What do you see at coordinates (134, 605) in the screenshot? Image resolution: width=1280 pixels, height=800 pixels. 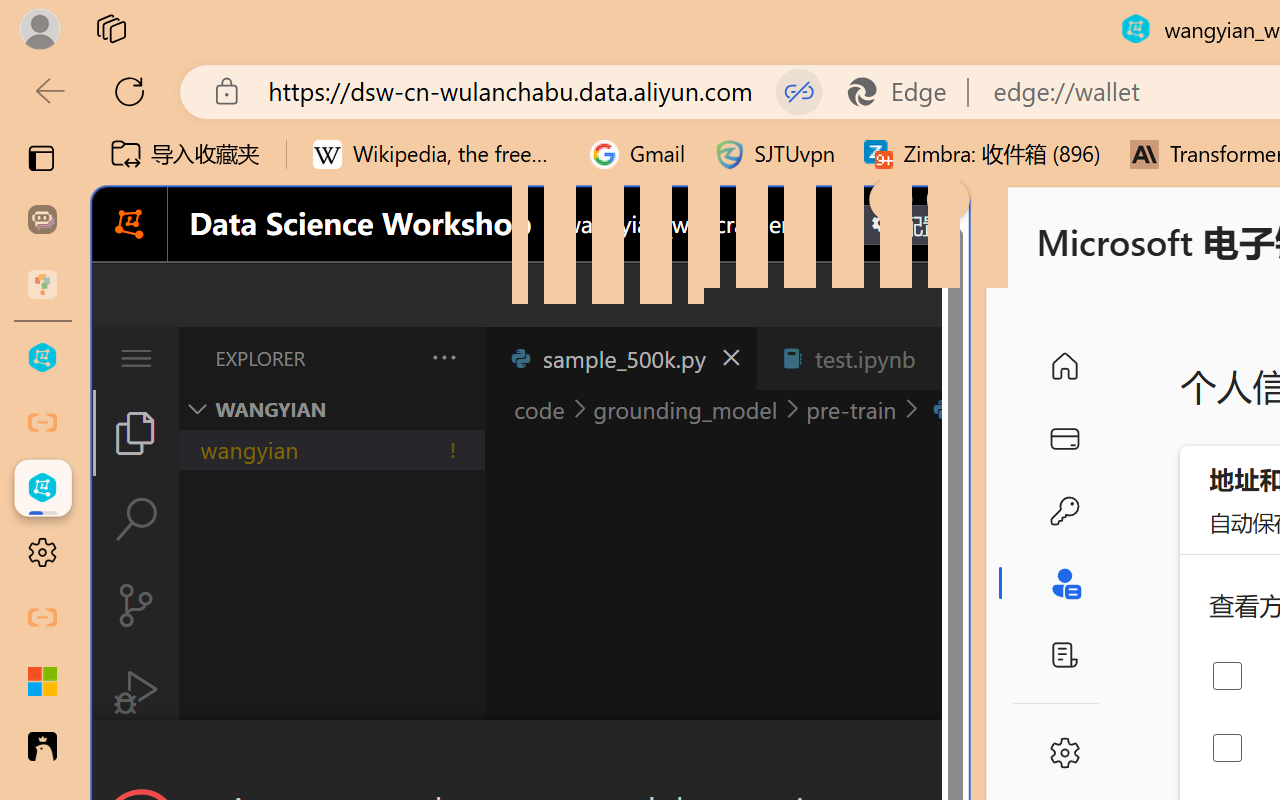 I see `'Source Control (Ctrl+Shift+G)'` at bounding box center [134, 605].